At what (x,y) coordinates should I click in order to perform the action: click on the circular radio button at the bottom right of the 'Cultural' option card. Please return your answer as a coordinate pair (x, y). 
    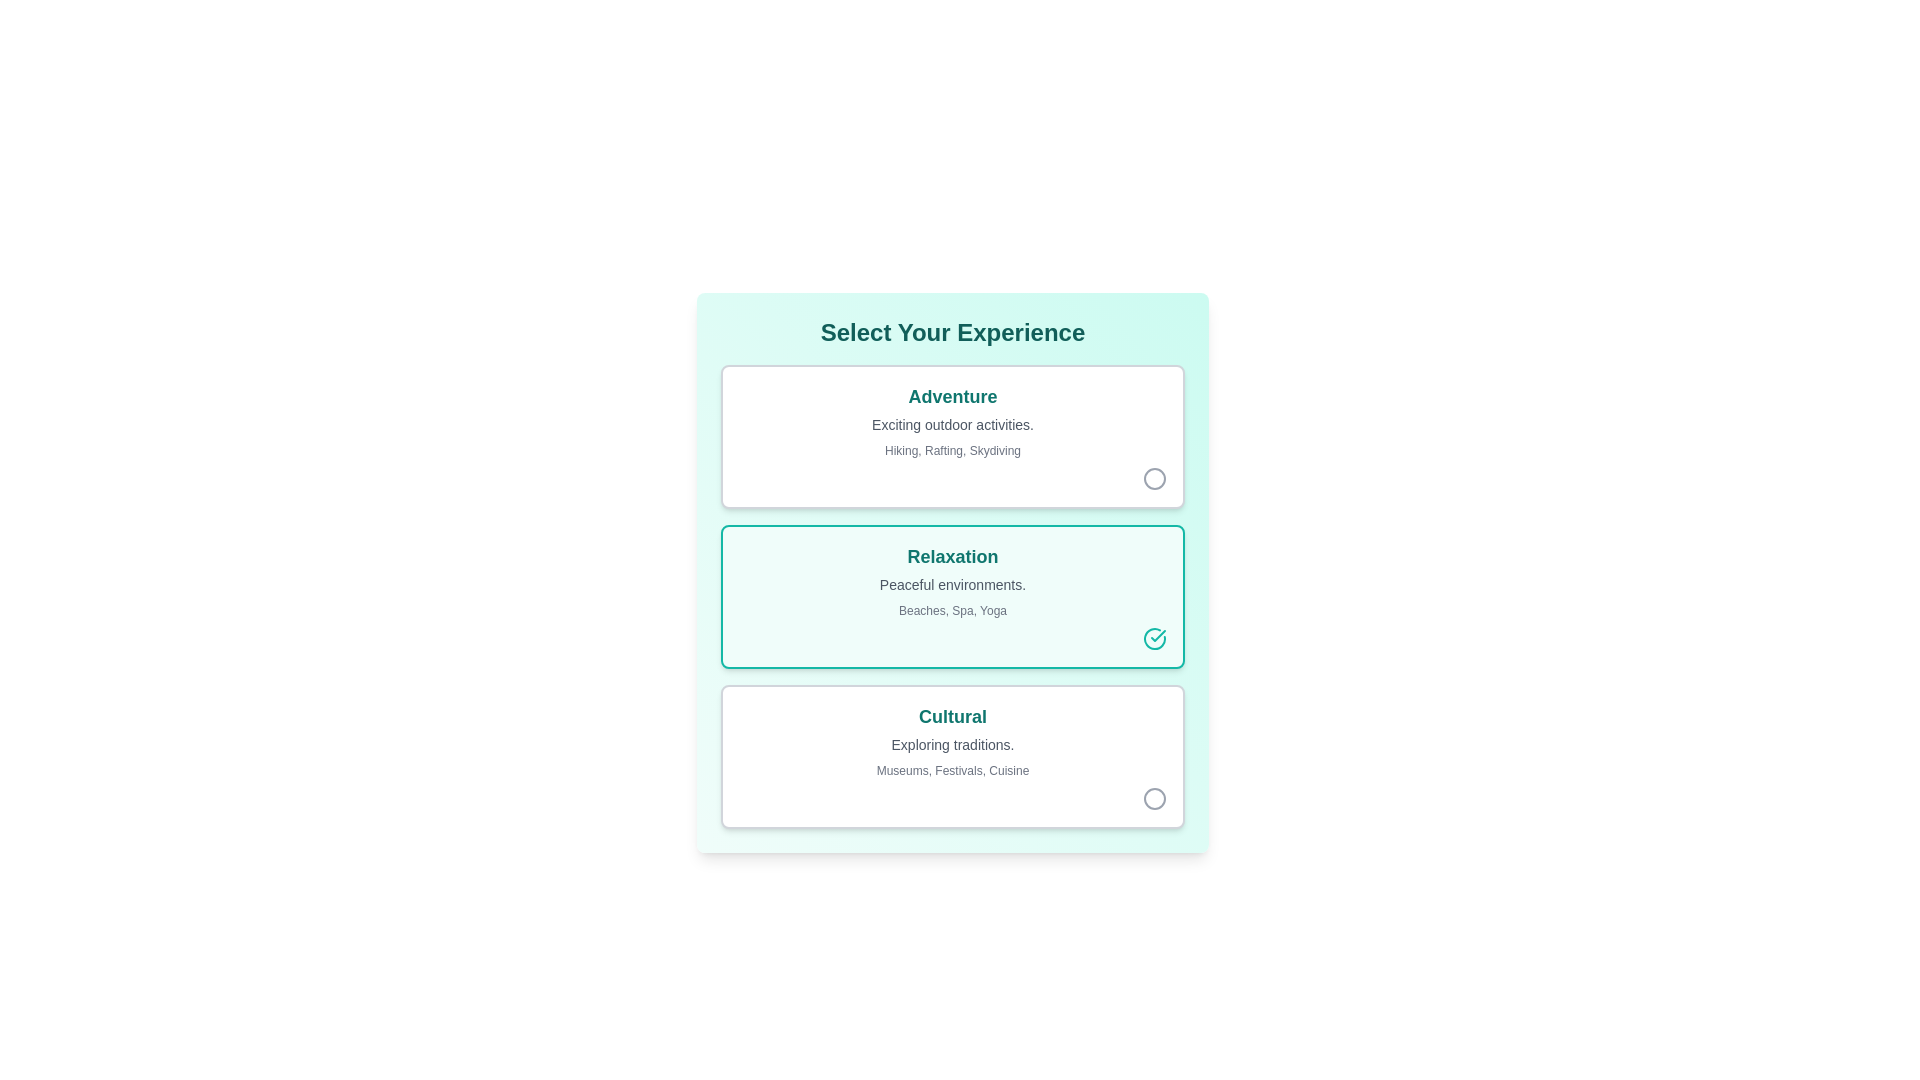
    Looking at the image, I should click on (1155, 797).